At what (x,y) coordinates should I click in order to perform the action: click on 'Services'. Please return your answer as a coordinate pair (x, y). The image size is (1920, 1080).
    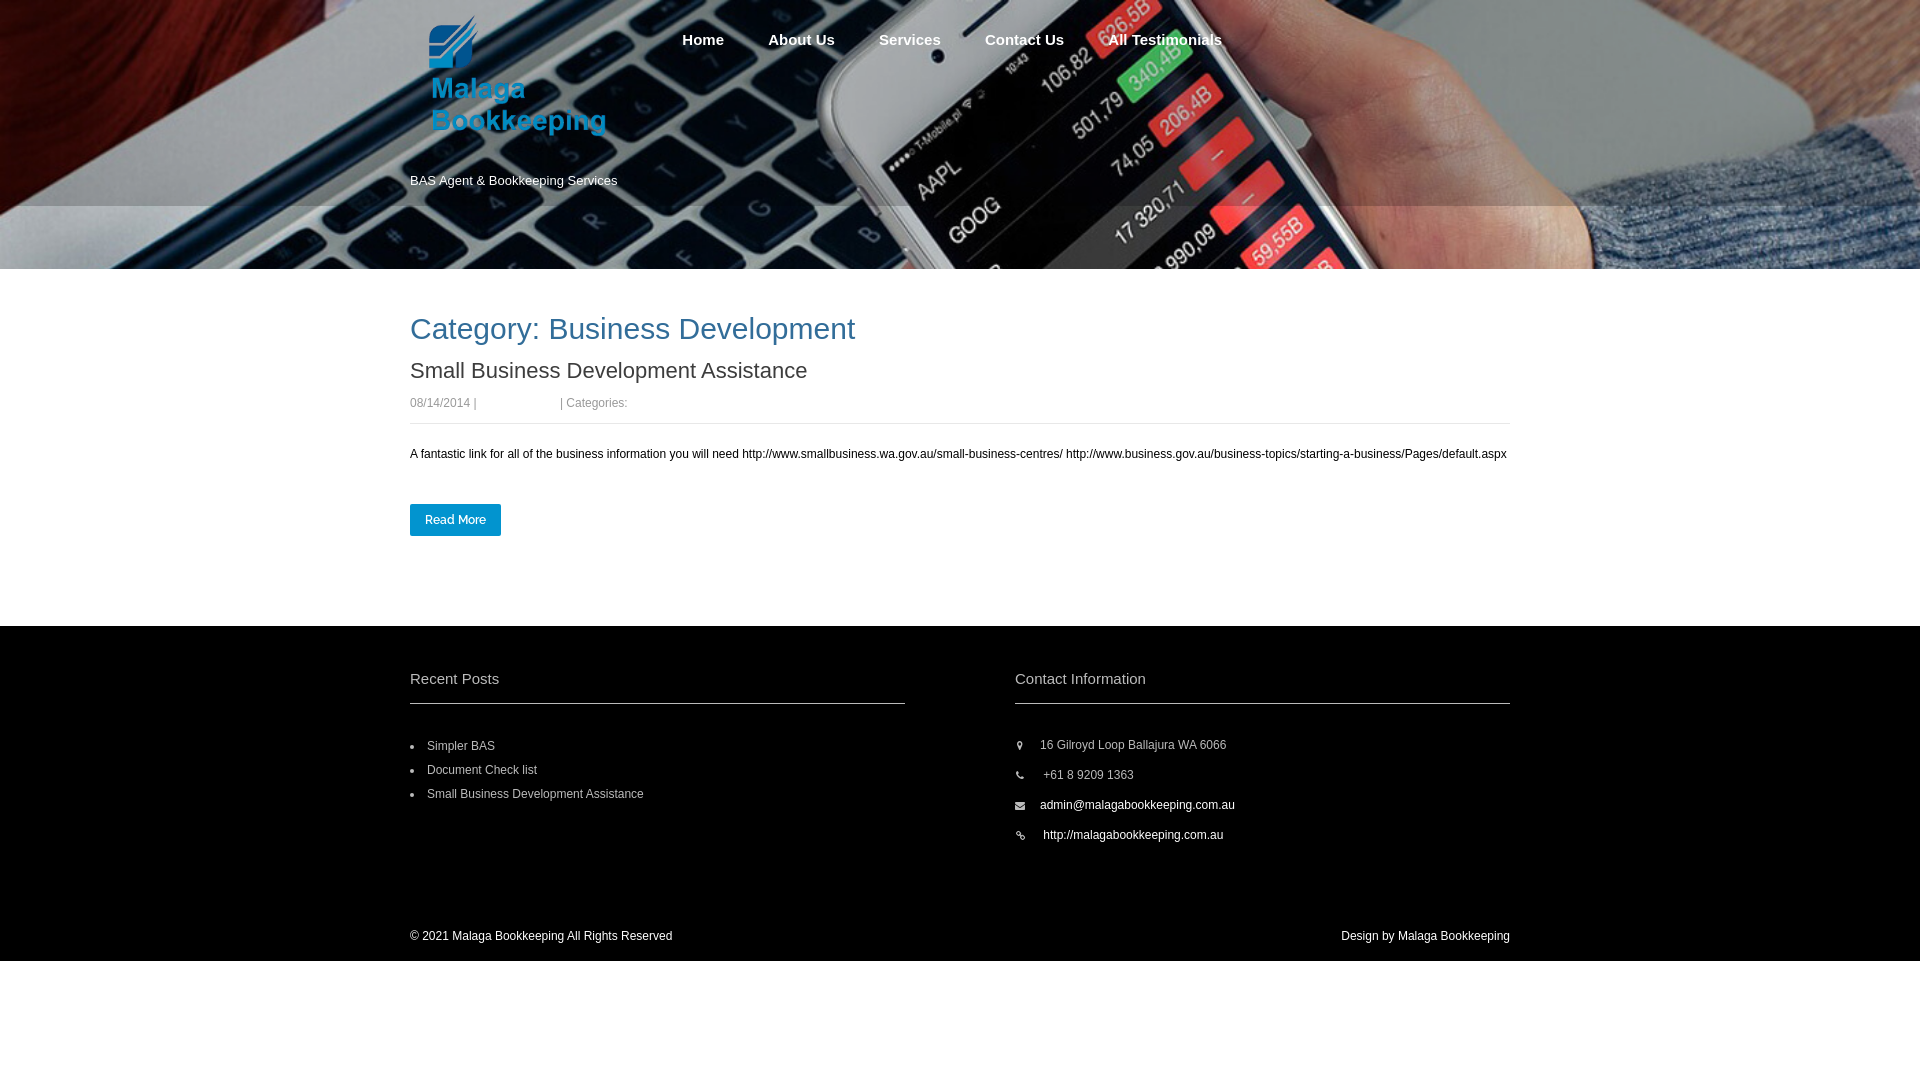
    Looking at the image, I should click on (909, 40).